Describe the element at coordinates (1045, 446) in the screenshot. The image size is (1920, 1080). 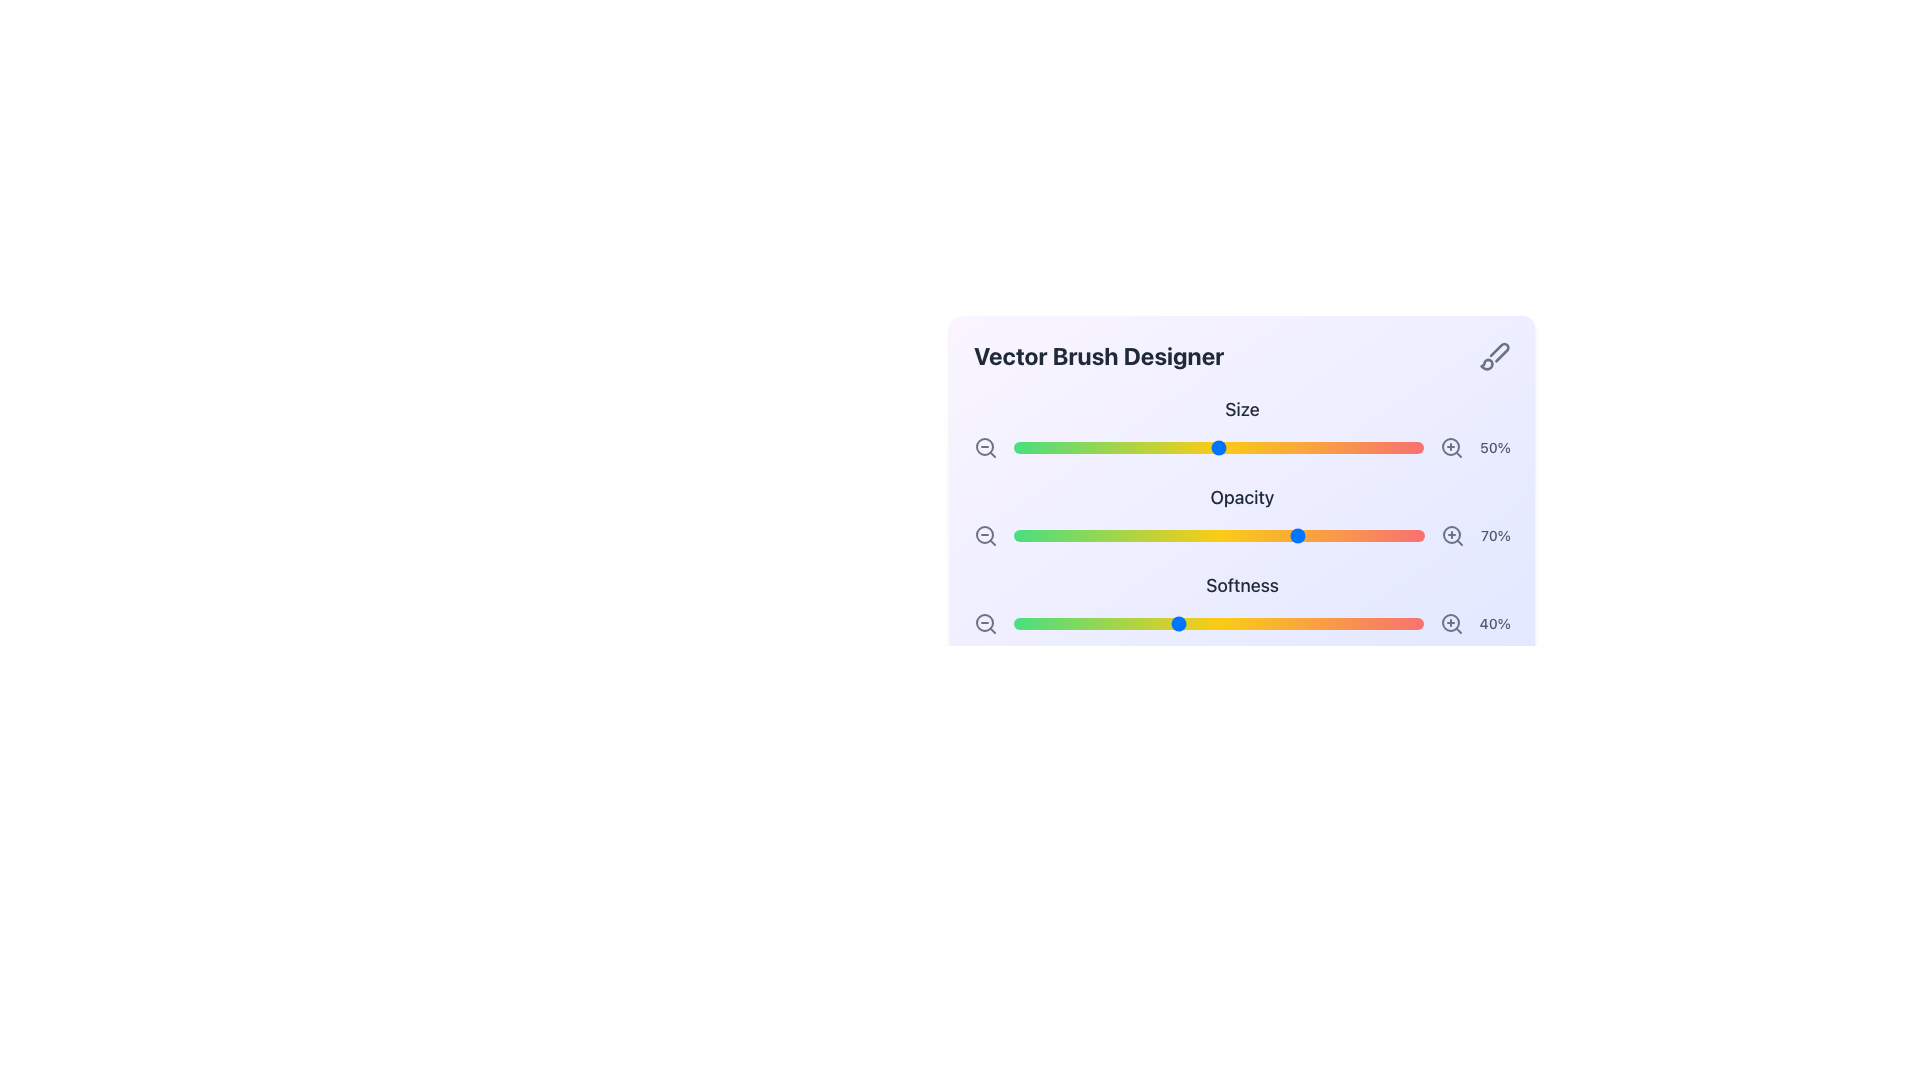
I see `the size` at that location.